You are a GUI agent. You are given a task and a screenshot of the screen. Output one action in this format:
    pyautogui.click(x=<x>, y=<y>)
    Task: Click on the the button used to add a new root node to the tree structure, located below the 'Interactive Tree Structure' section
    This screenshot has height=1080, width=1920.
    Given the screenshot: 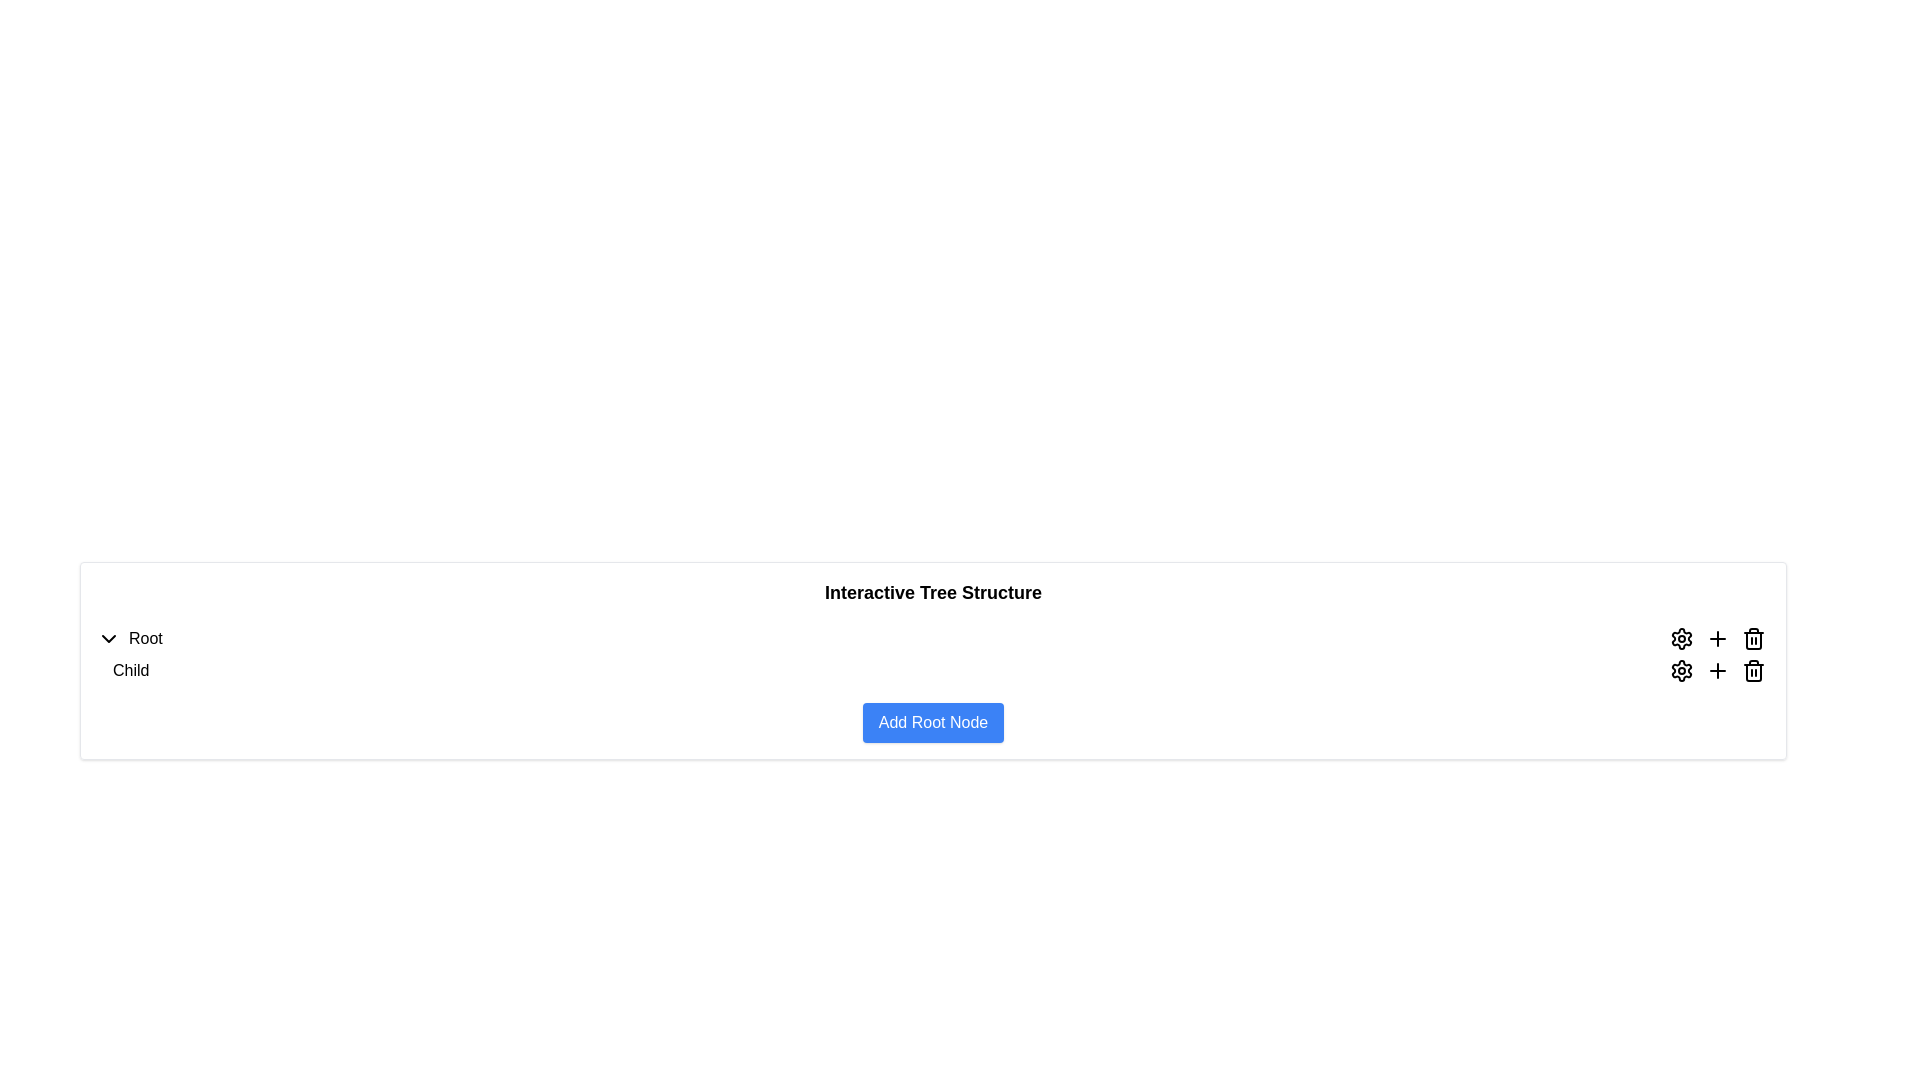 What is the action you would take?
    pyautogui.click(x=932, y=722)
    